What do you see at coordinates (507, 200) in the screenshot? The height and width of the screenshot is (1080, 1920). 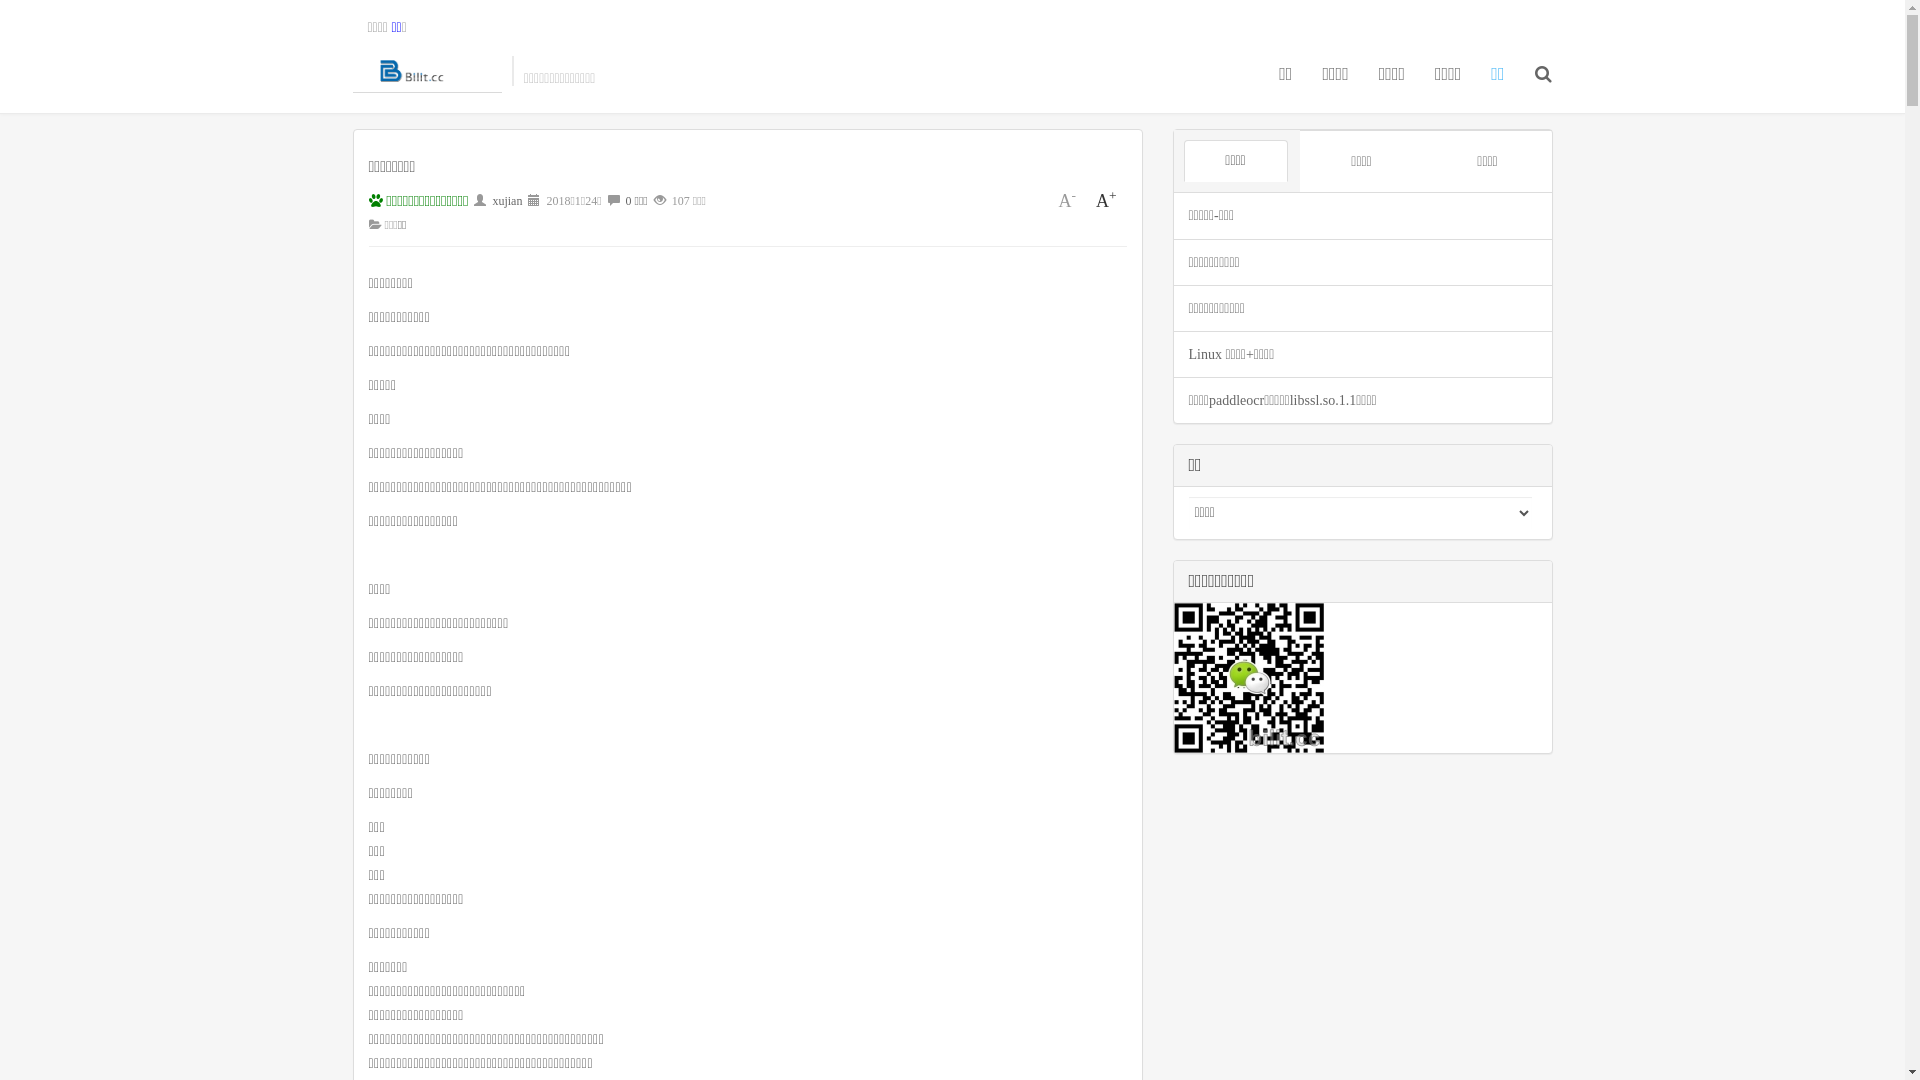 I see `'xujian'` at bounding box center [507, 200].